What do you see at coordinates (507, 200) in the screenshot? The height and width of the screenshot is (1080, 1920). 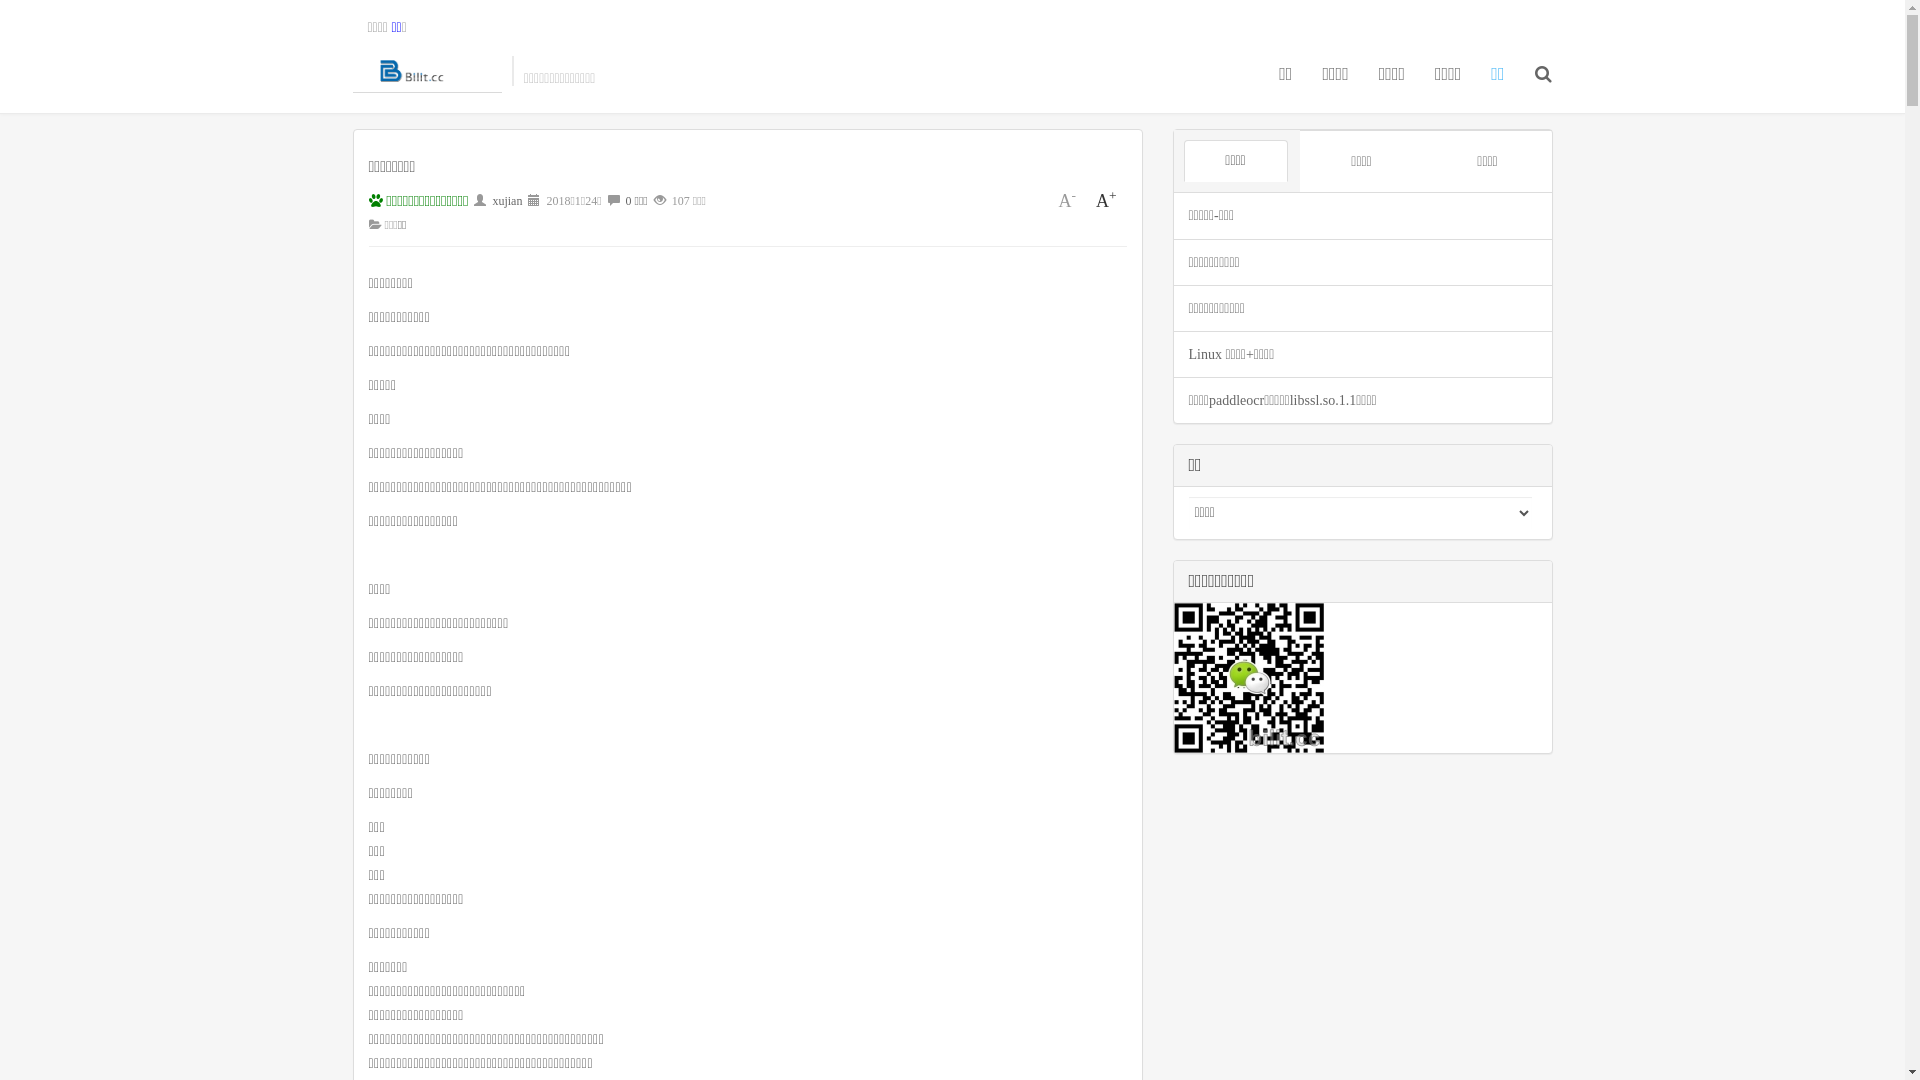 I see `'xujian'` at bounding box center [507, 200].